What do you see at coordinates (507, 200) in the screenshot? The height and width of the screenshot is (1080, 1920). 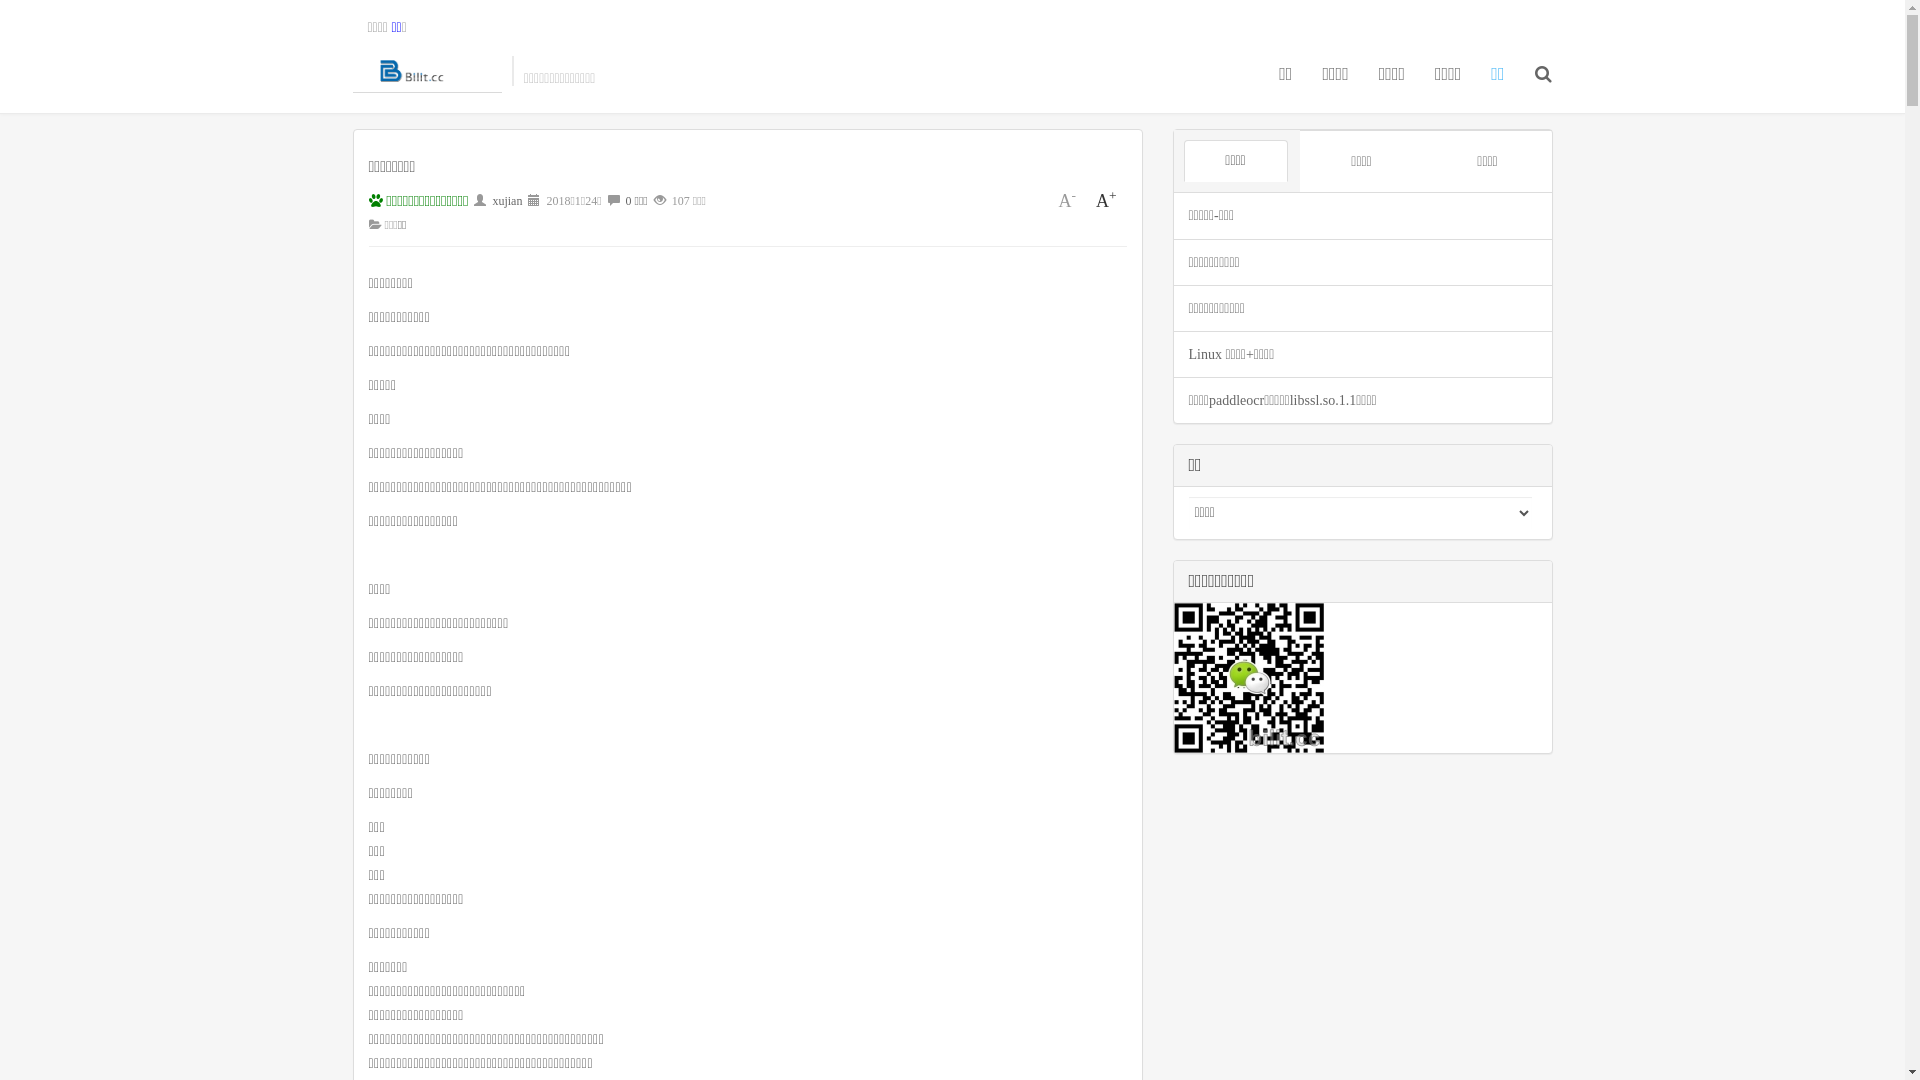 I see `'xujian'` at bounding box center [507, 200].